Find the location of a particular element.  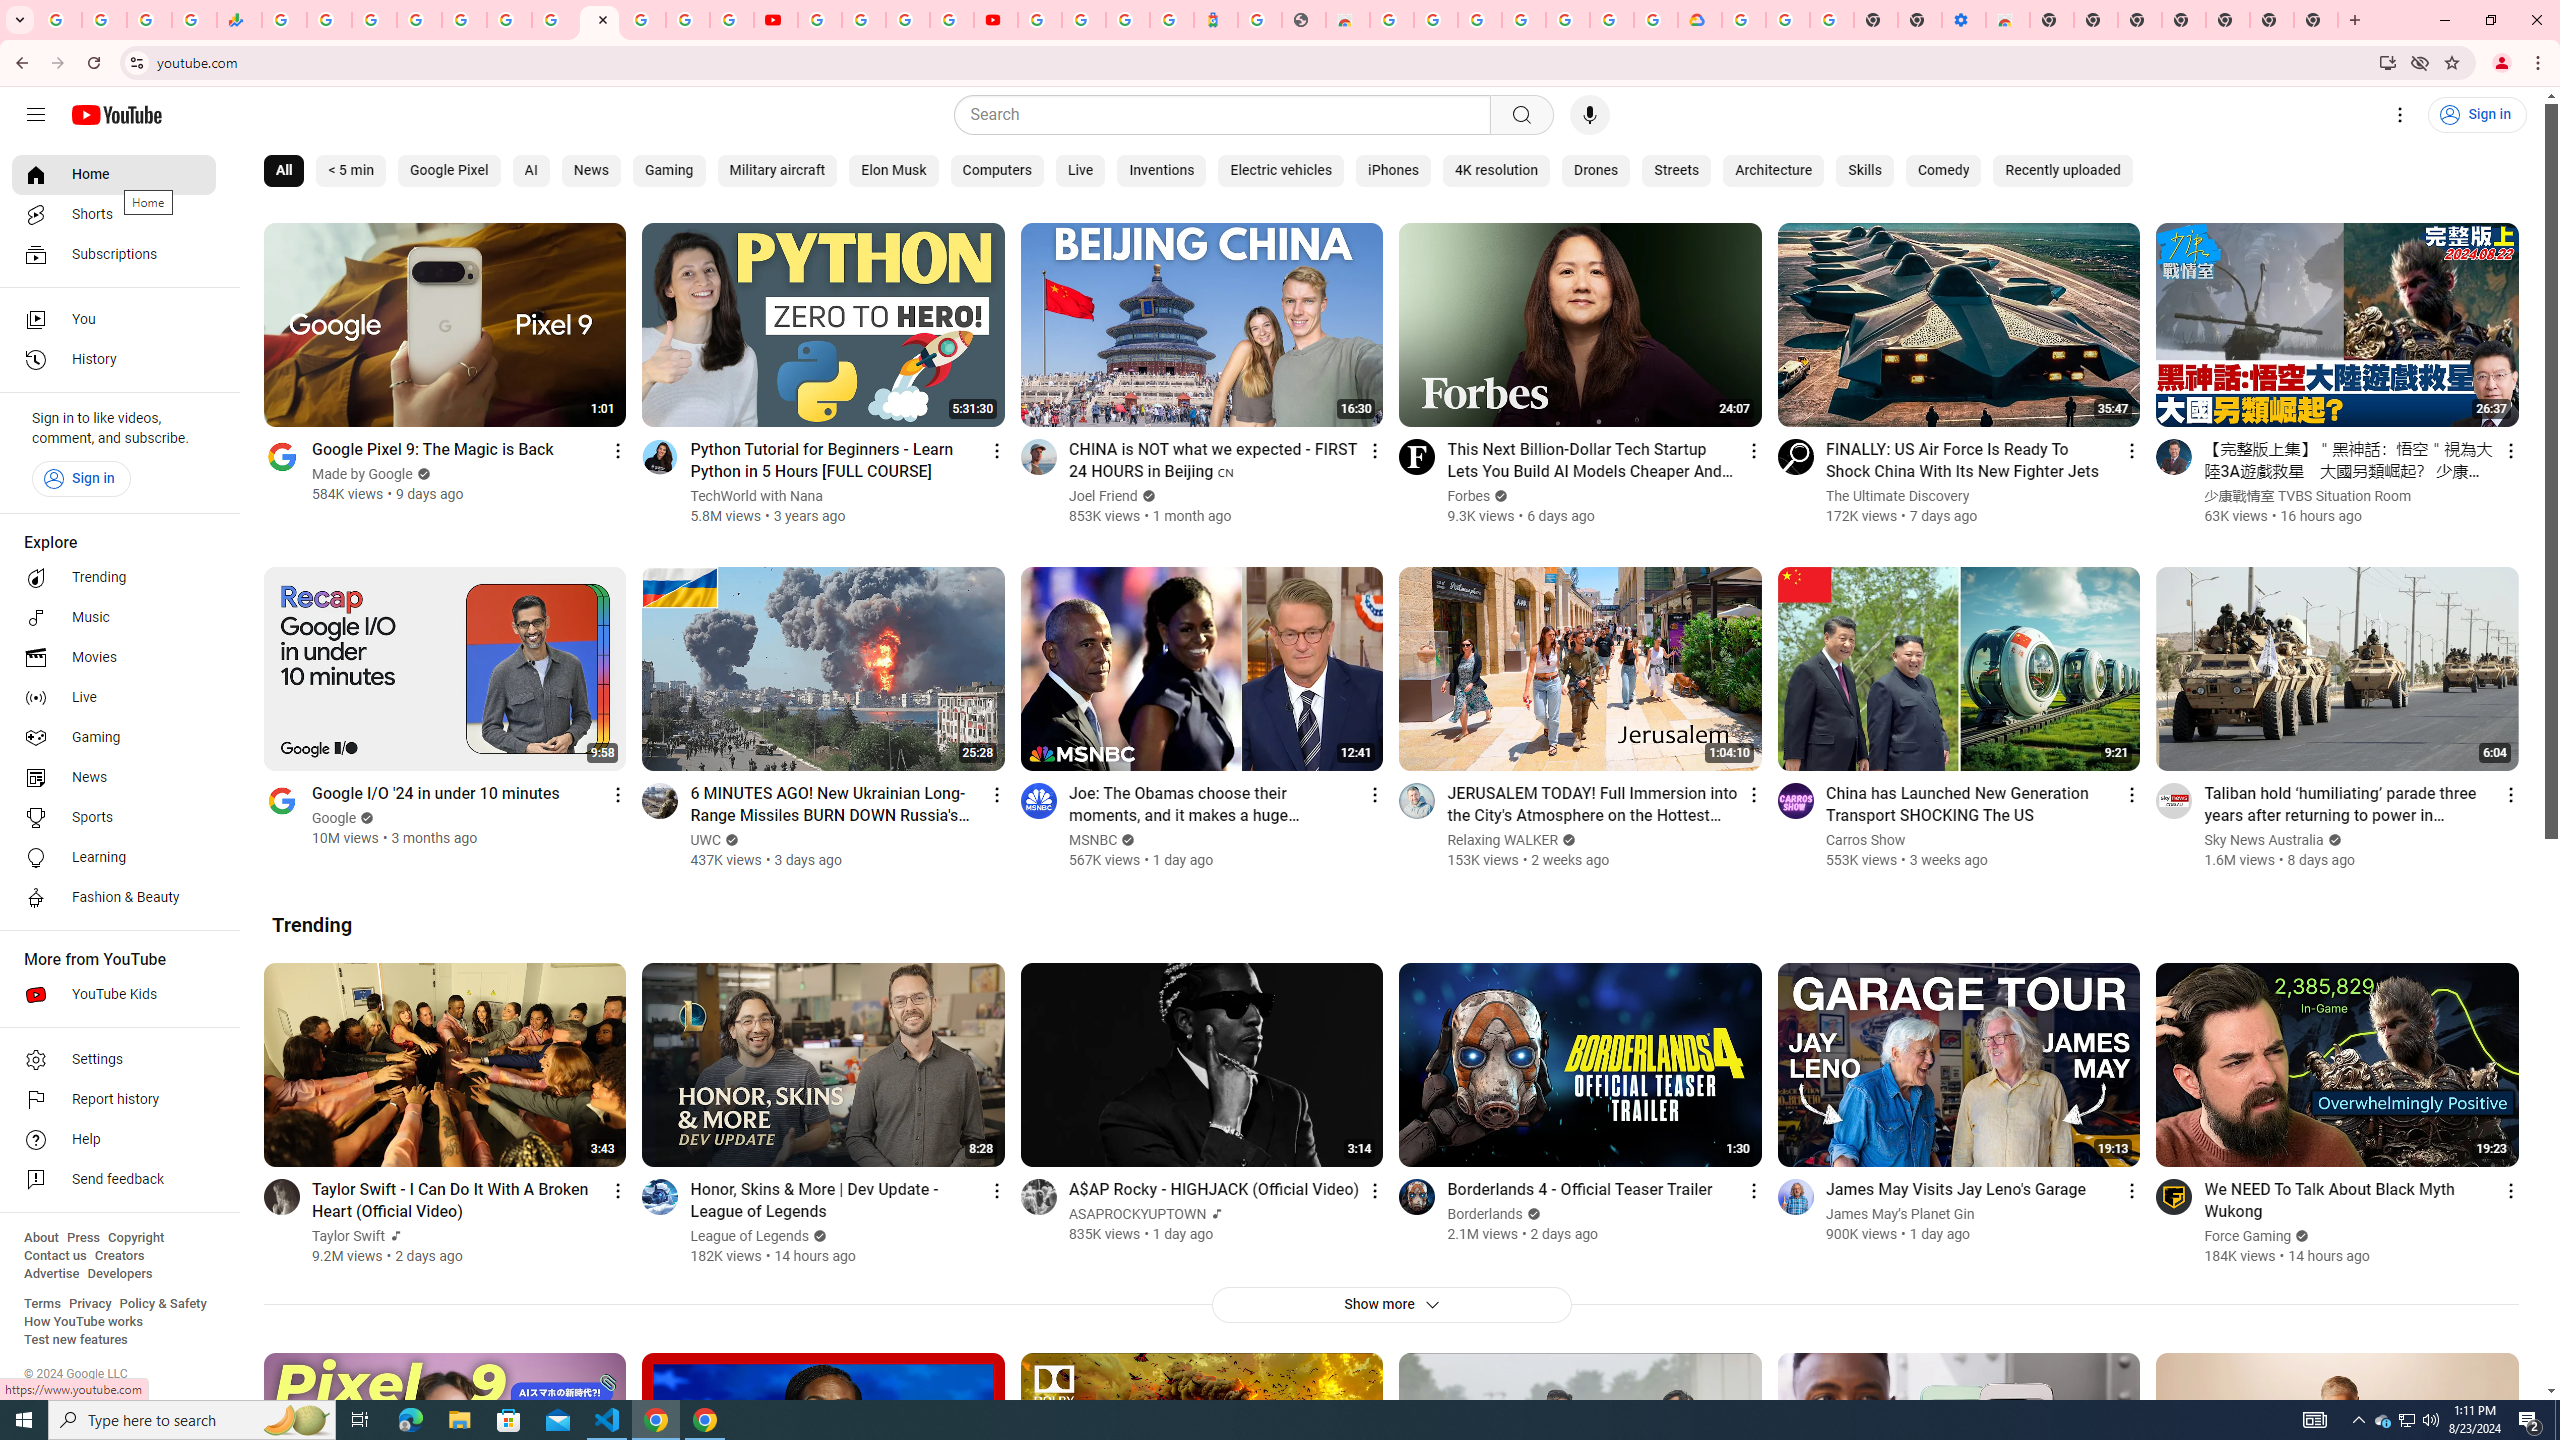

'Turn cookies on or off - Computer - Google Account Help' is located at coordinates (1831, 19).